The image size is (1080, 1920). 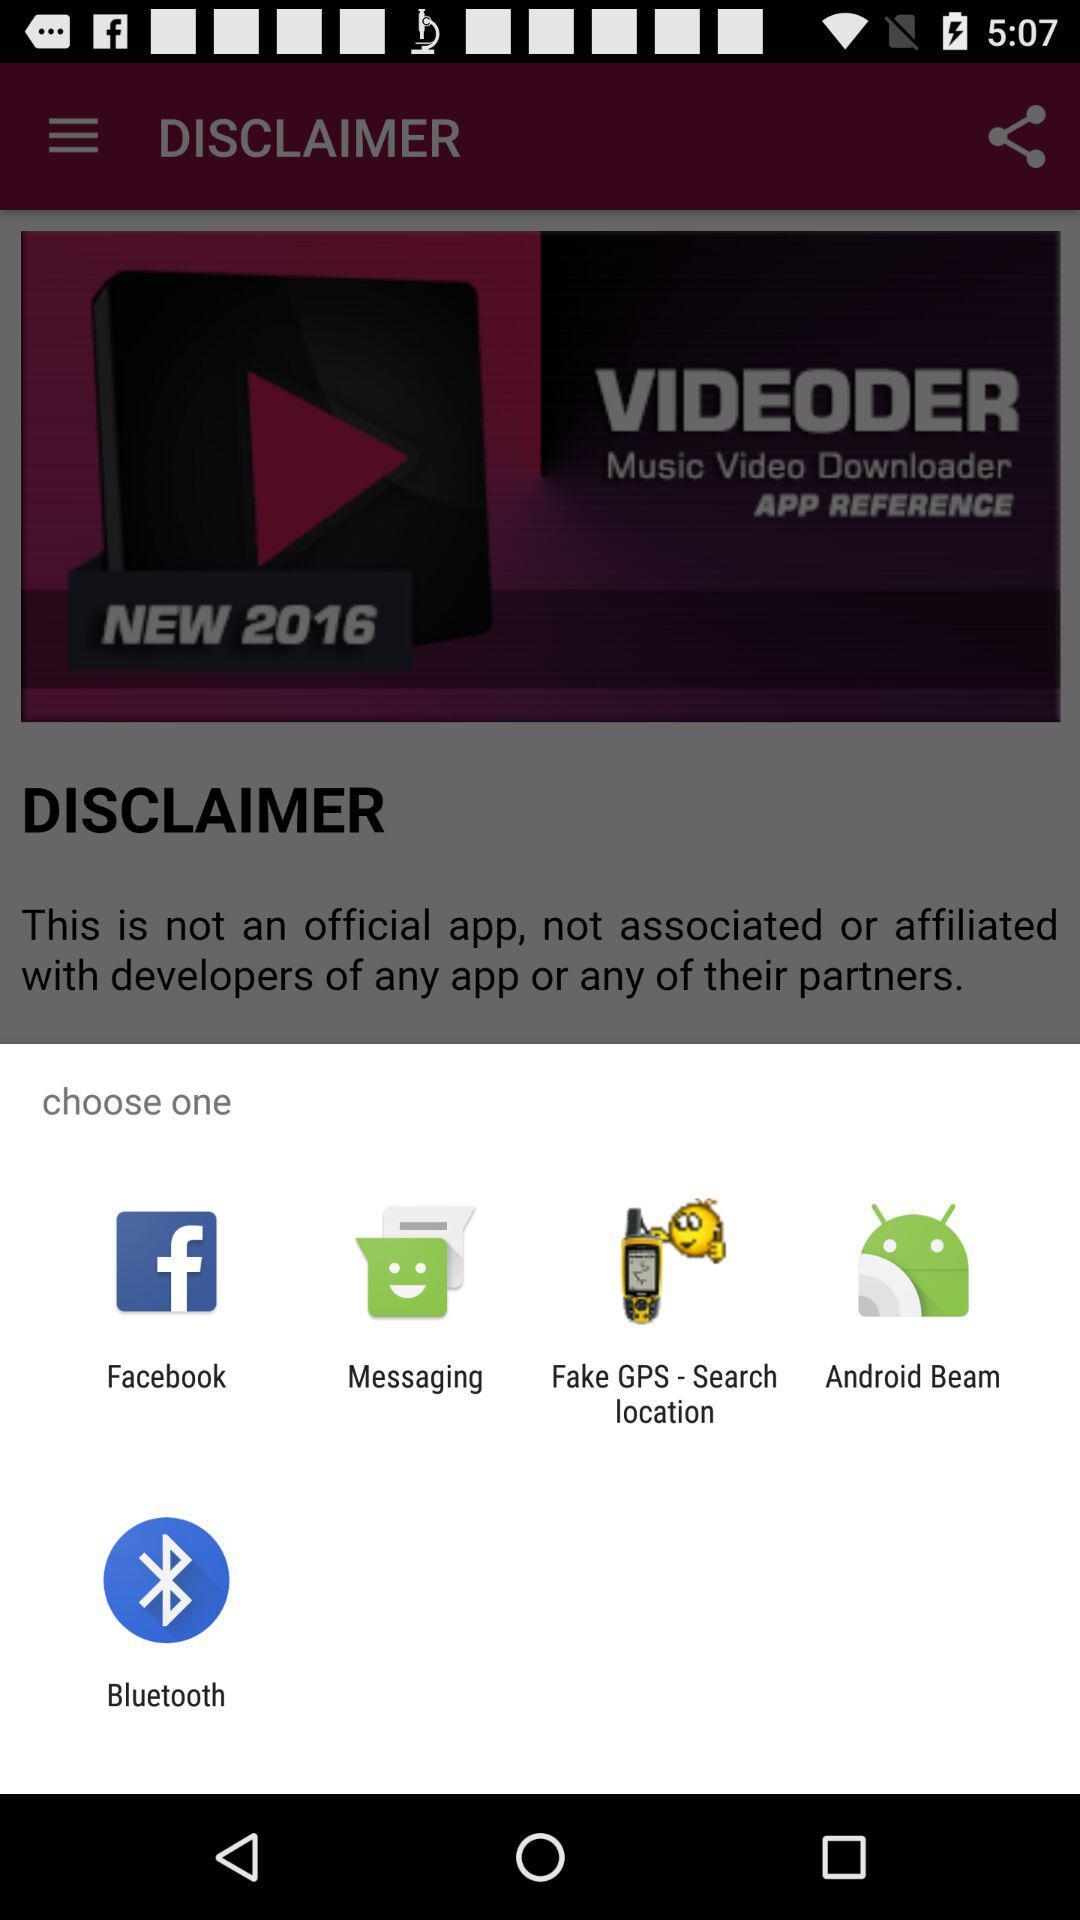 I want to click on icon to the left of android beam, so click(x=664, y=1392).